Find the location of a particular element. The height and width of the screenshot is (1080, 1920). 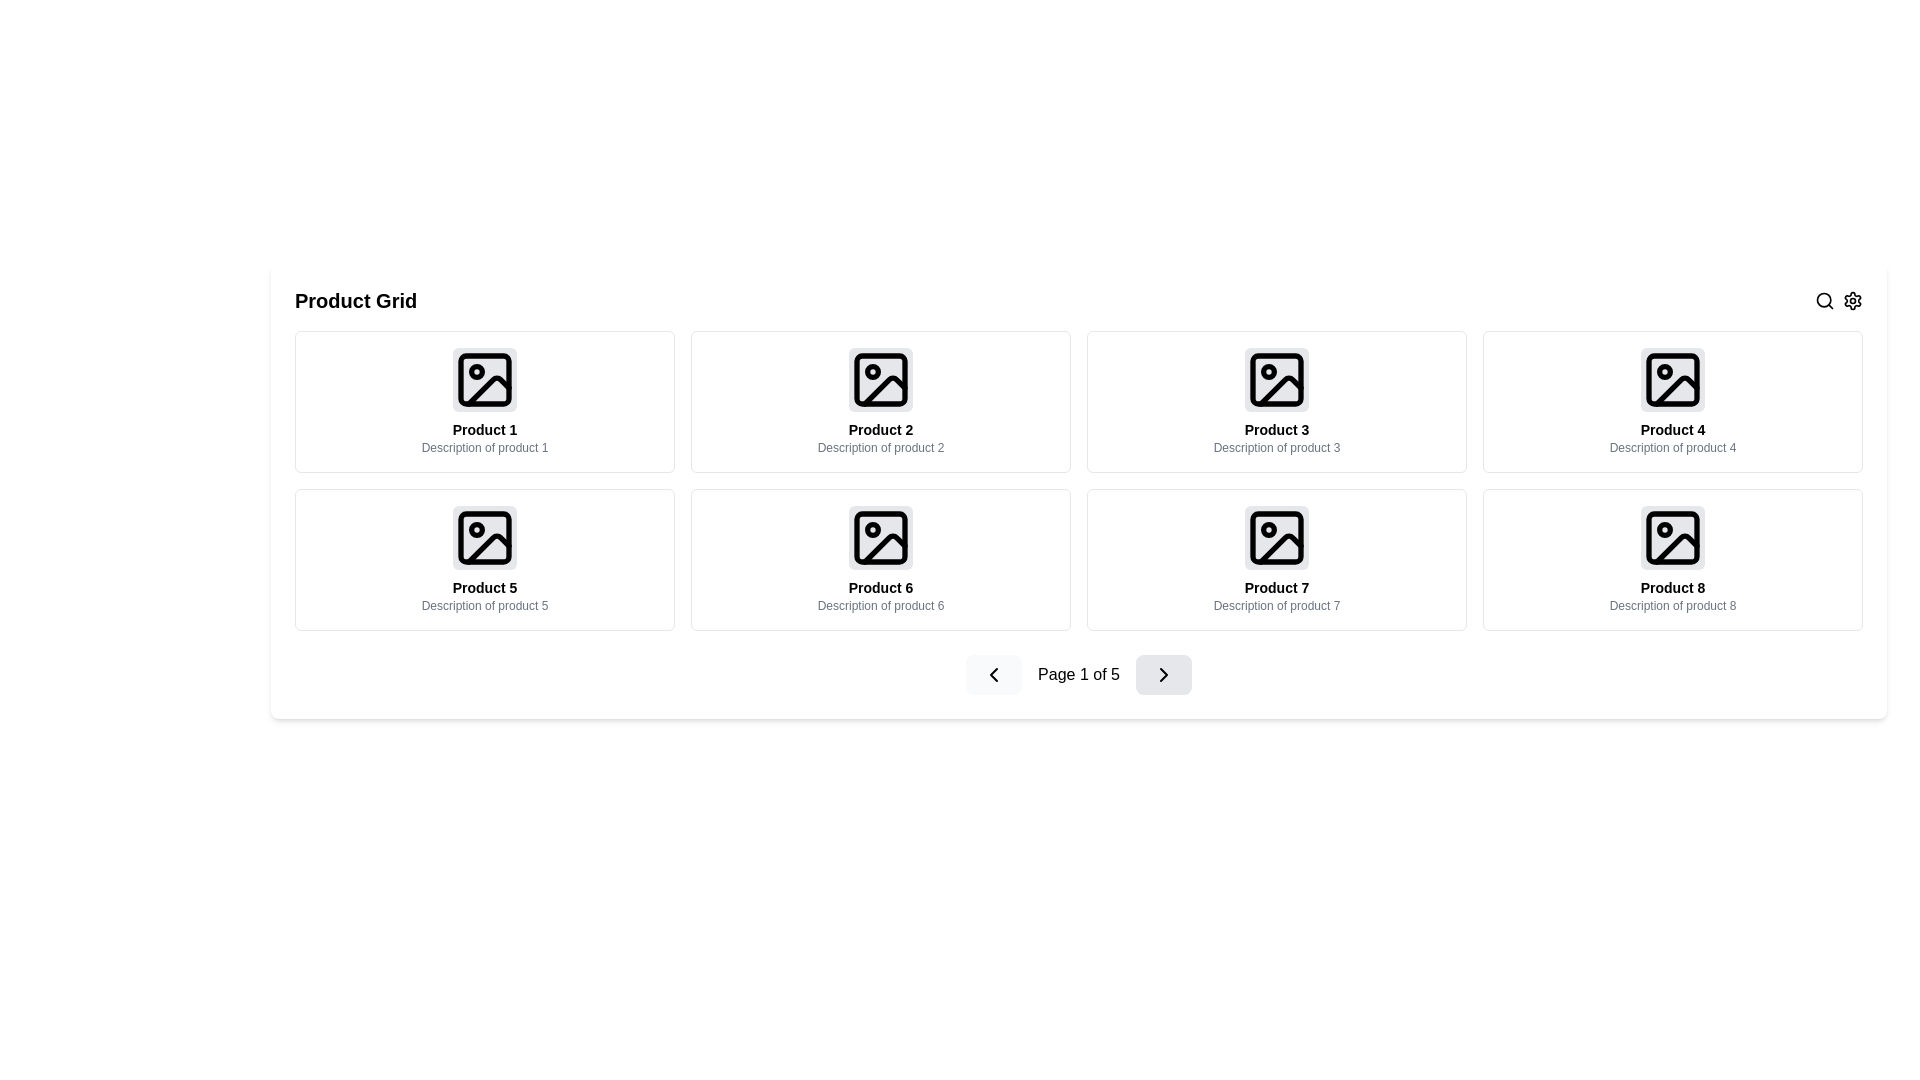

the SVG circle element located within the icon of 'Product 8', which is the last item in the grid's second row, positioned at the bottom right is located at coordinates (1665, 528).